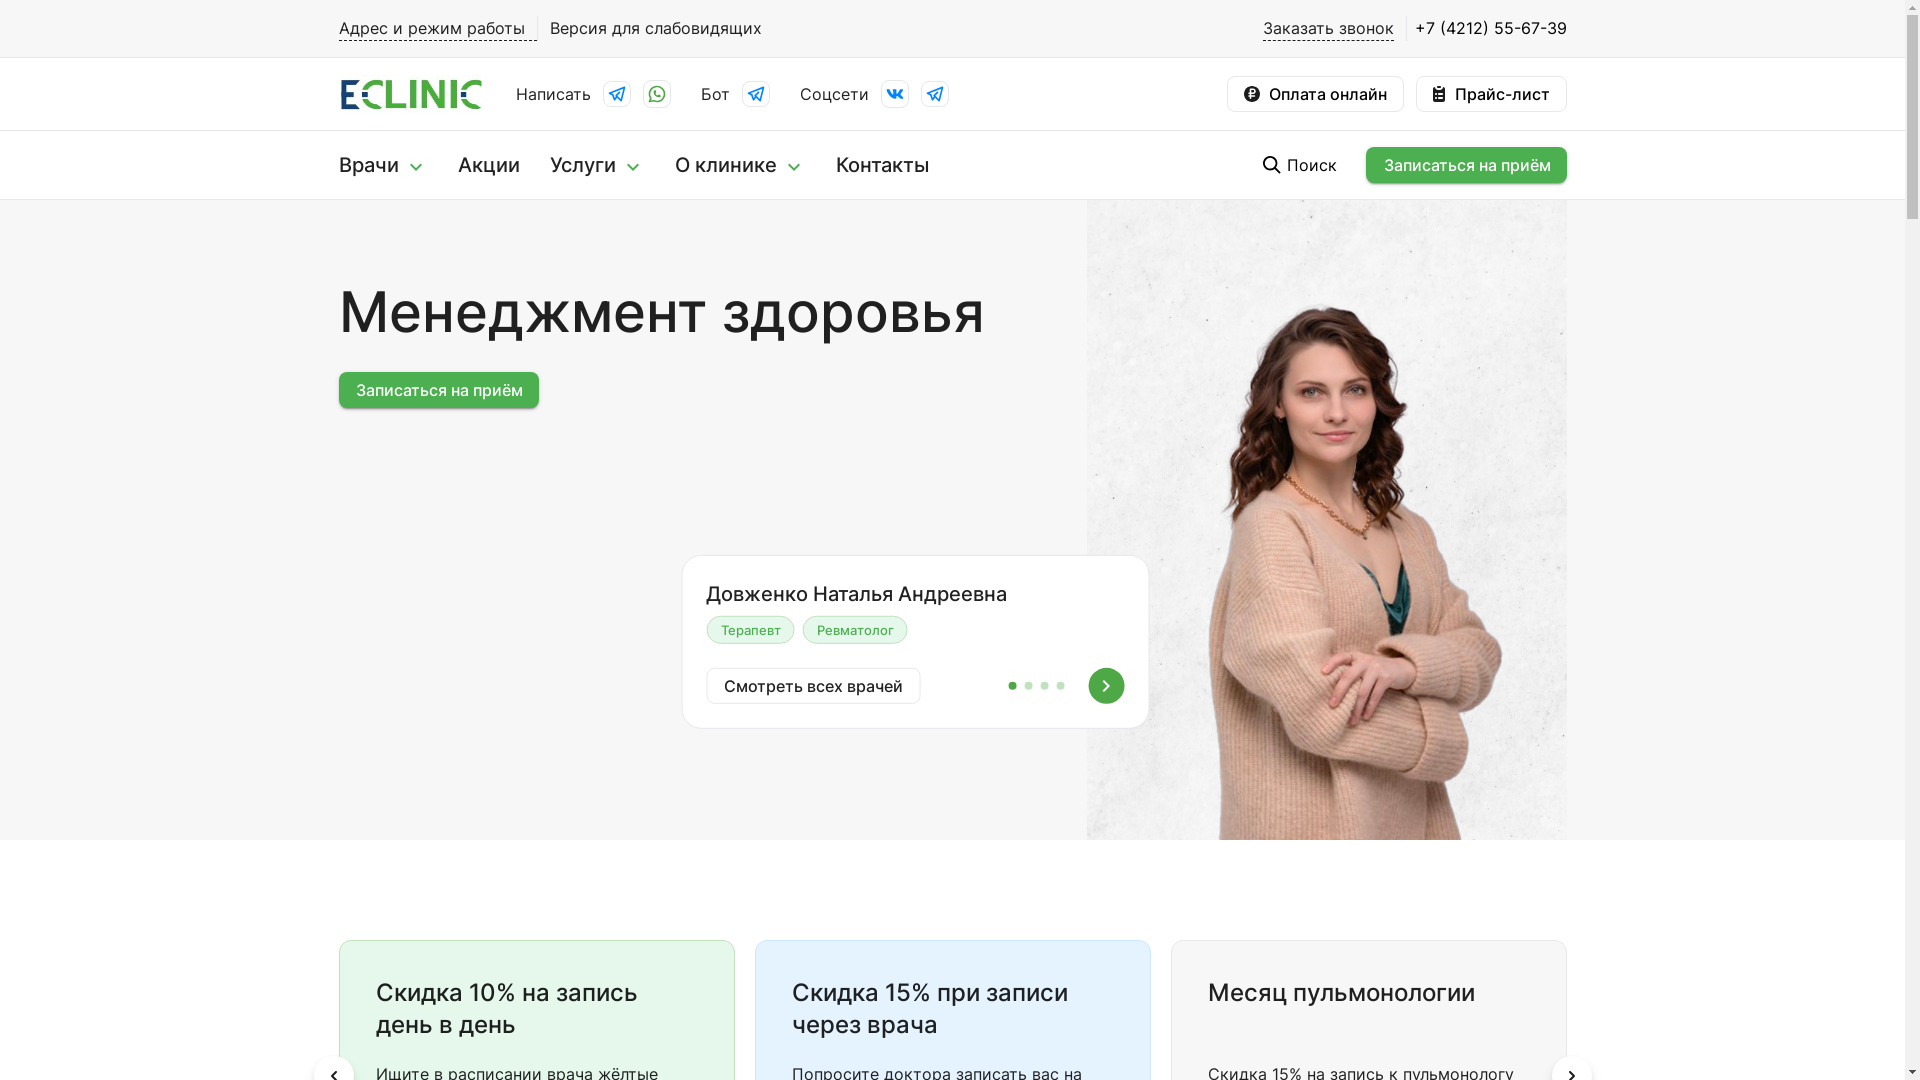 This screenshot has width=1920, height=1080. What do you see at coordinates (1486, 28) in the screenshot?
I see `'+7 (4212) 55-67-39'` at bounding box center [1486, 28].